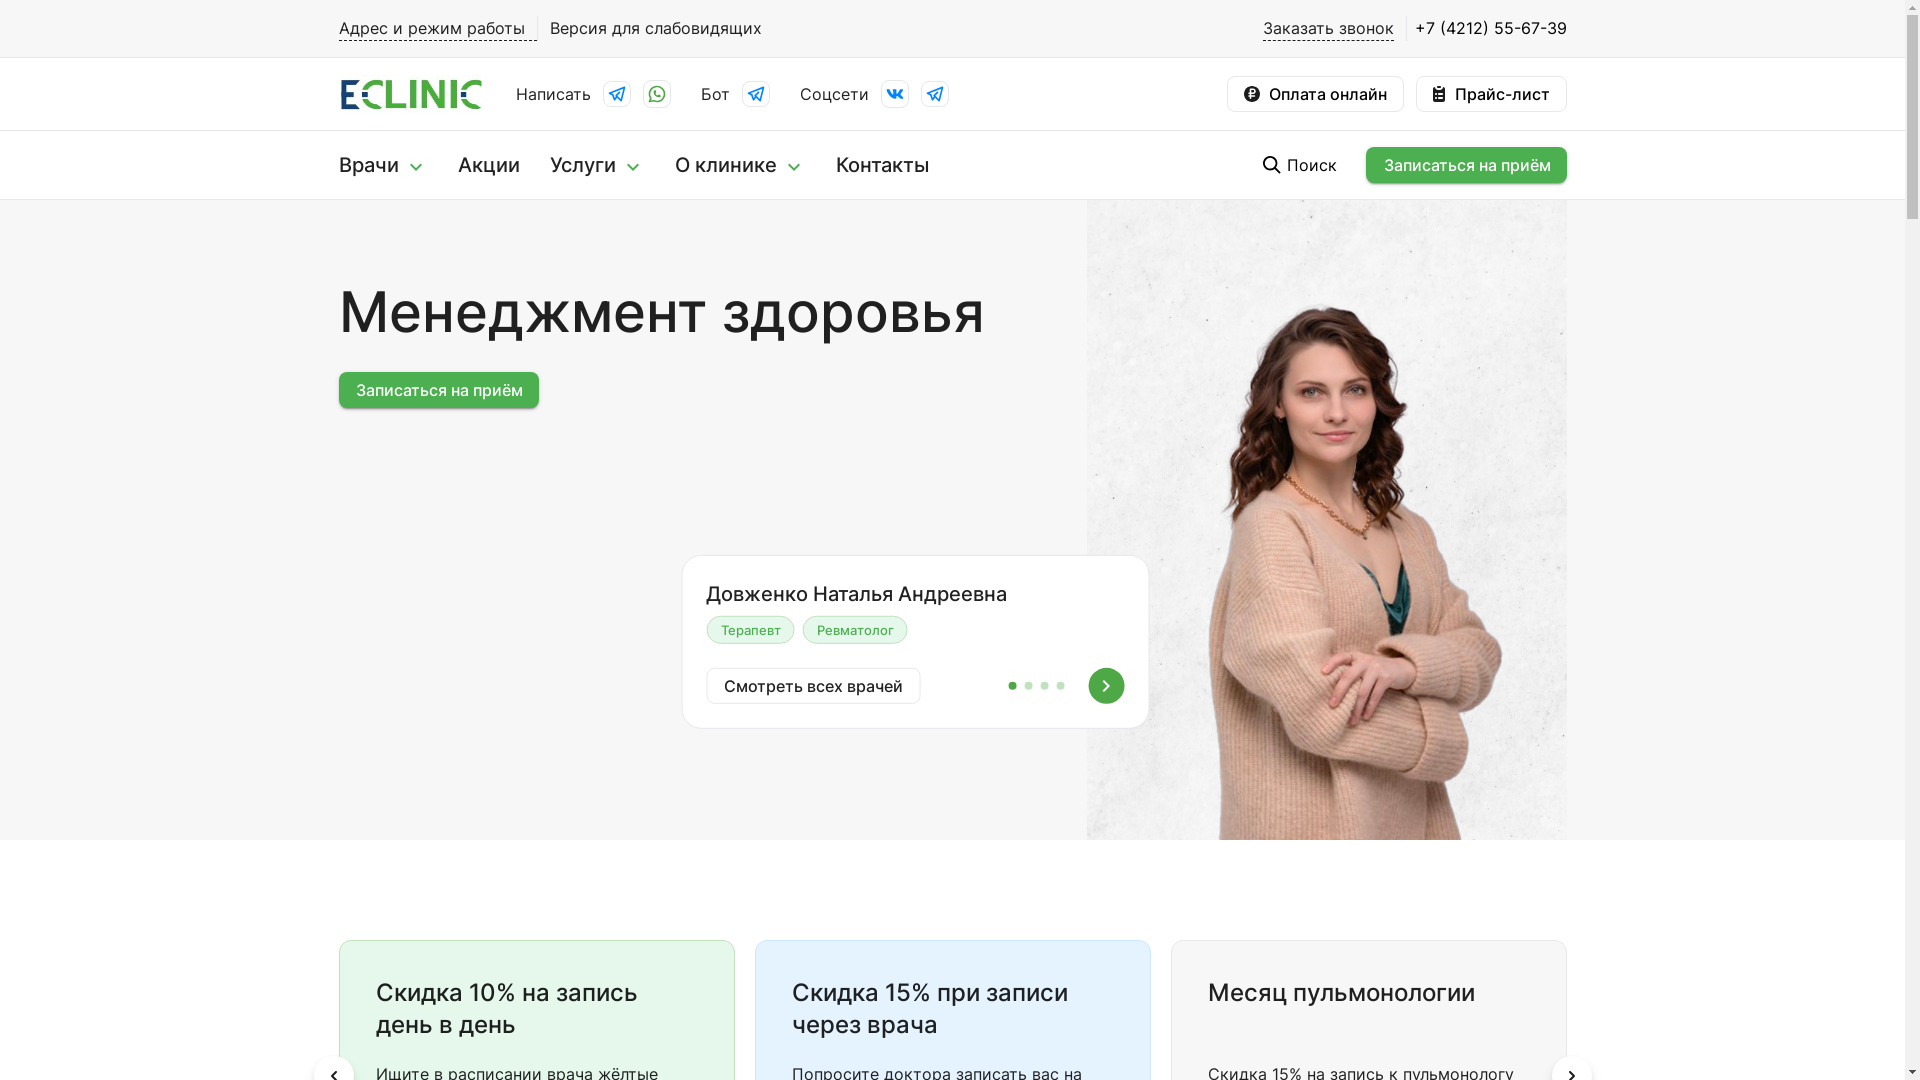 This screenshot has width=1920, height=1080. What do you see at coordinates (1486, 28) in the screenshot?
I see `'+7 (4212) 55-67-39'` at bounding box center [1486, 28].